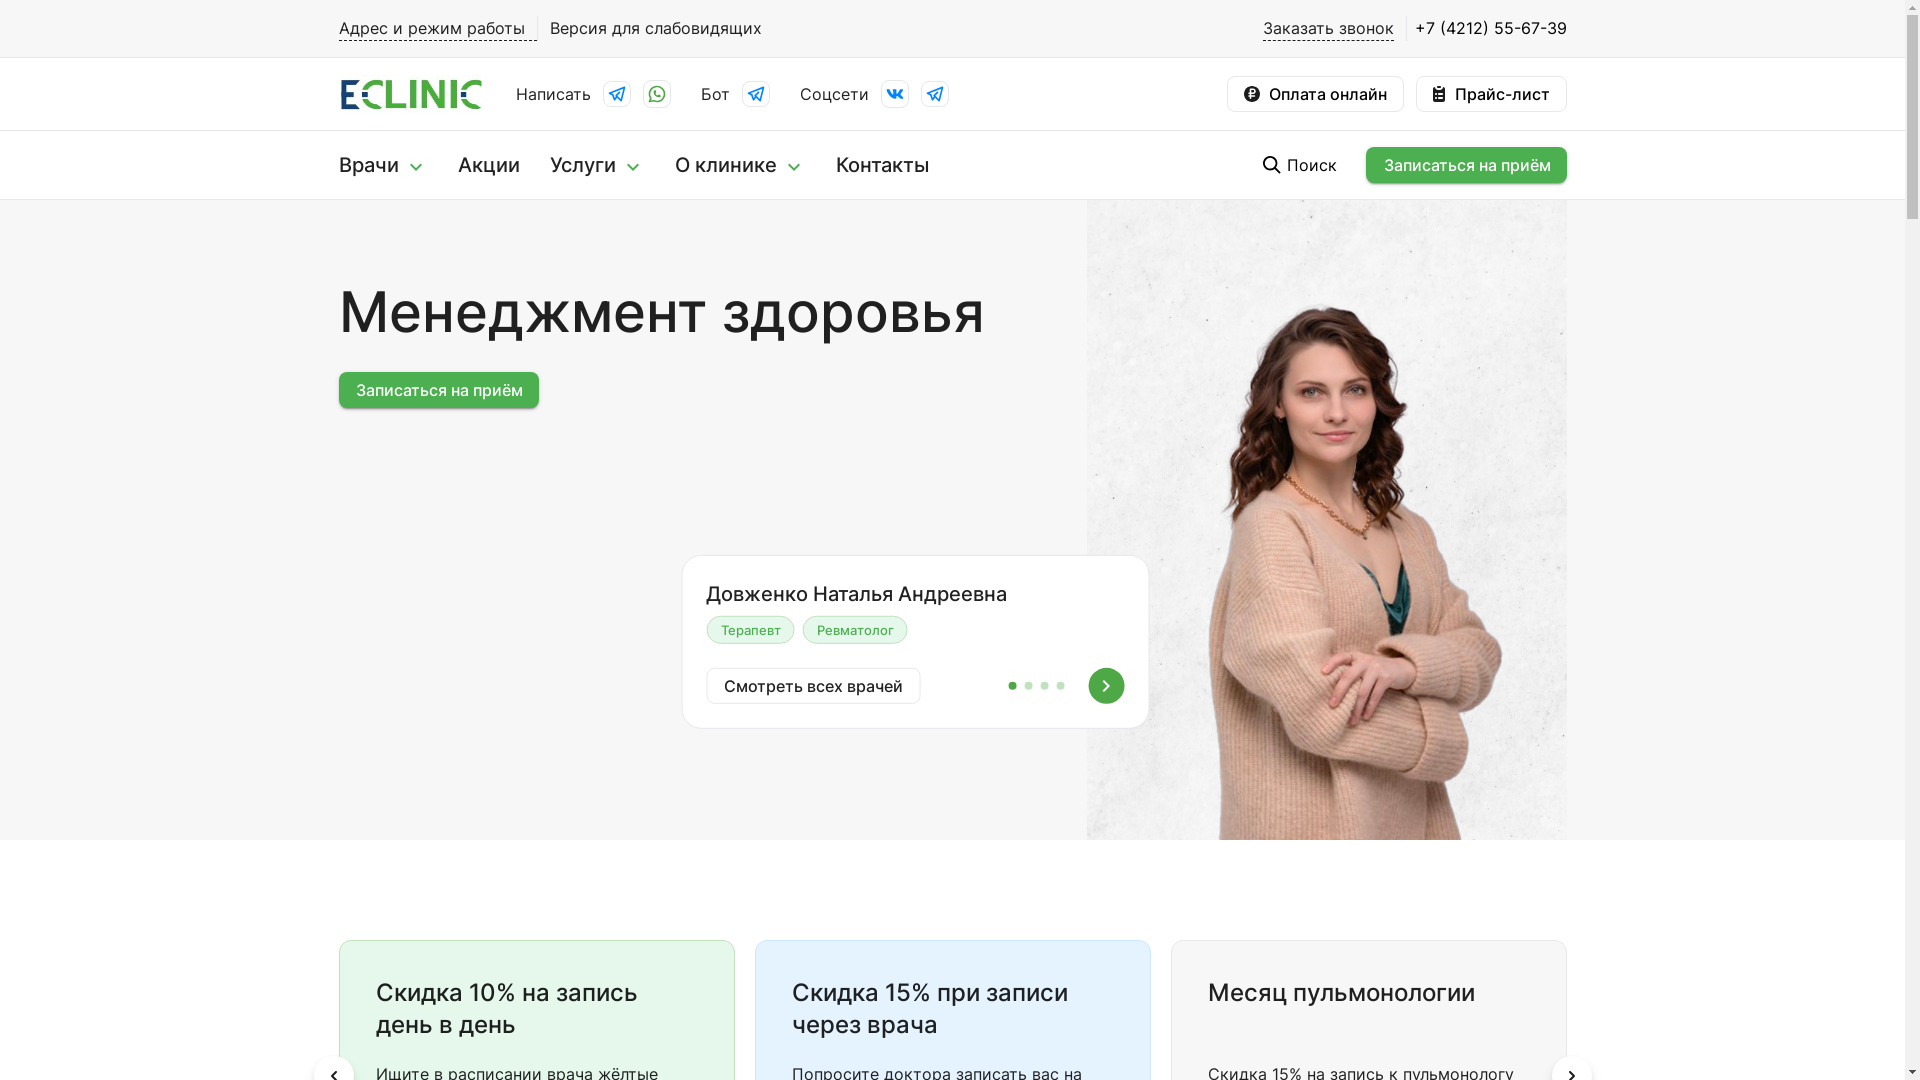 This screenshot has width=1920, height=1080. What do you see at coordinates (1486, 28) in the screenshot?
I see `'+7 (4212) 55-67-39'` at bounding box center [1486, 28].